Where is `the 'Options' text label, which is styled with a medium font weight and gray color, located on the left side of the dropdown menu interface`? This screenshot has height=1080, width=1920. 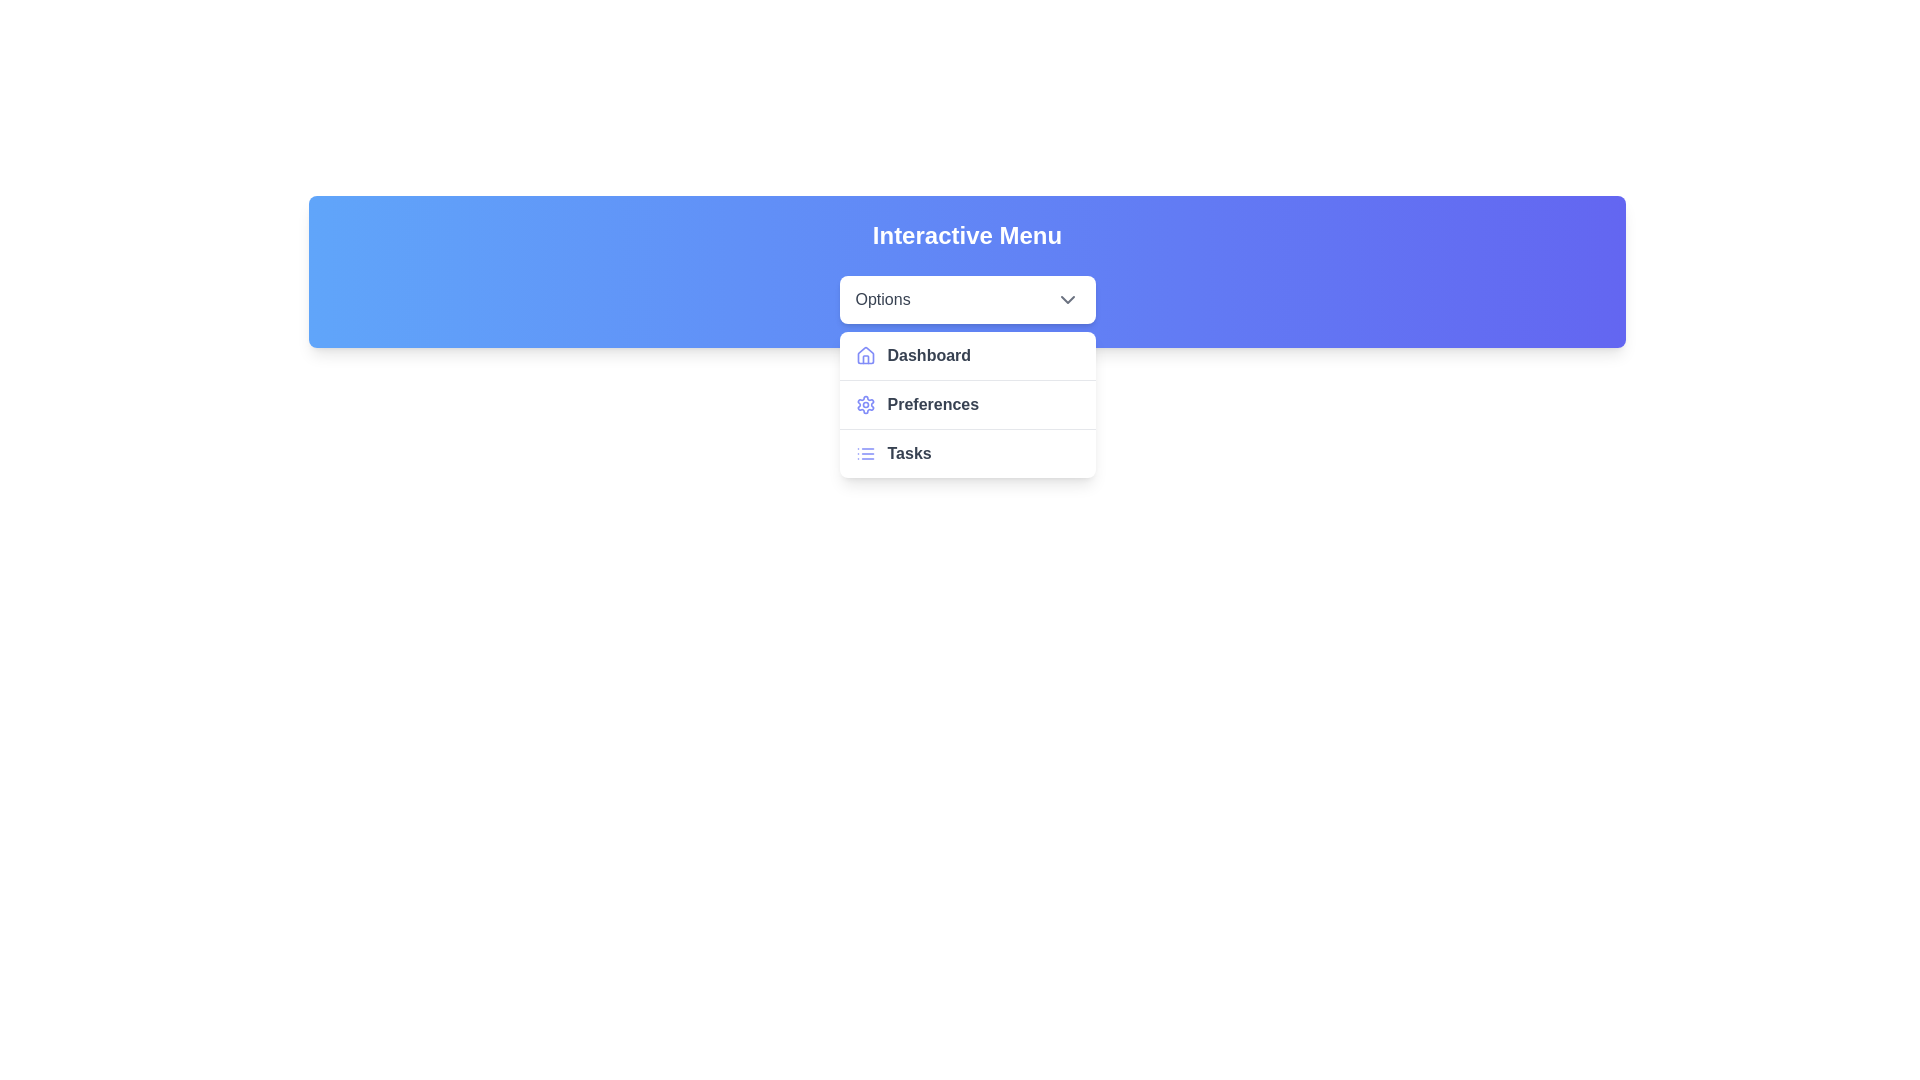
the 'Options' text label, which is styled with a medium font weight and gray color, located on the left side of the dropdown menu interface is located at coordinates (882, 300).